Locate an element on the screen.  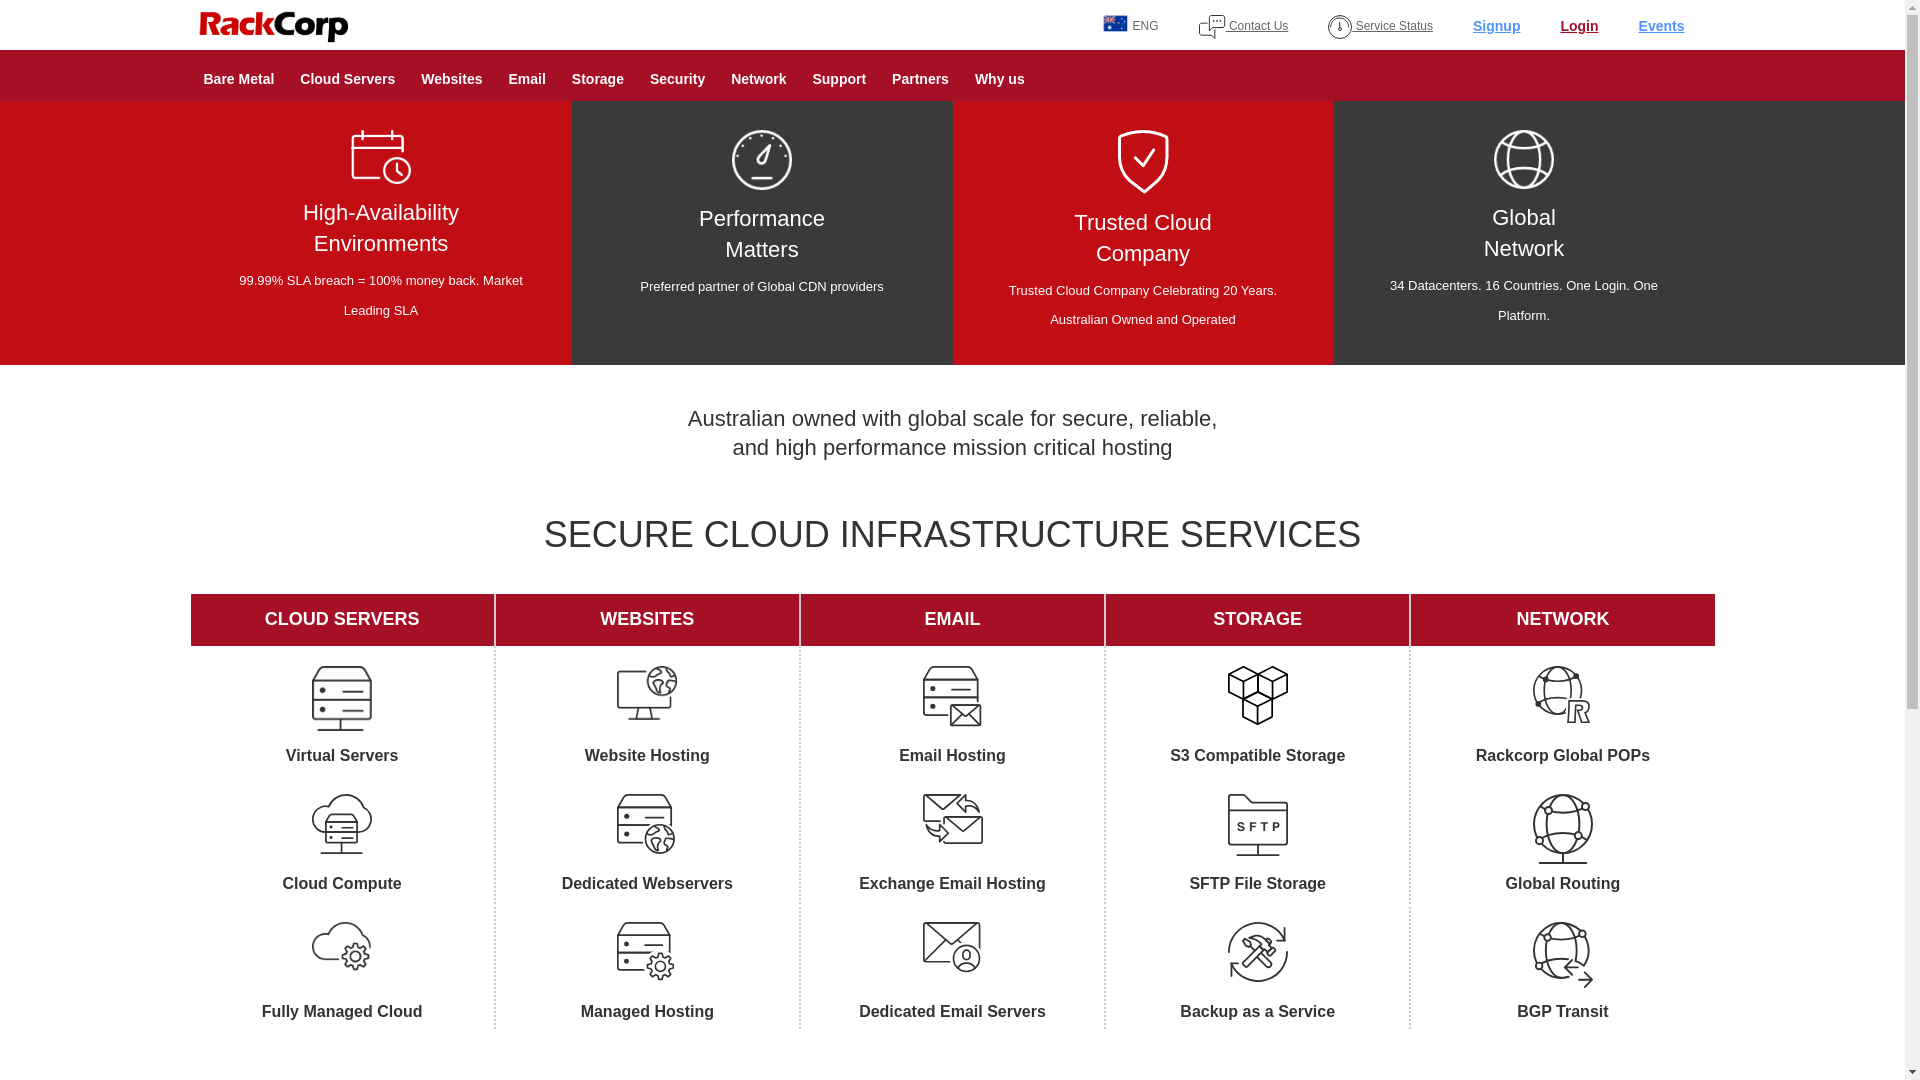
'Signup' is located at coordinates (1496, 26).